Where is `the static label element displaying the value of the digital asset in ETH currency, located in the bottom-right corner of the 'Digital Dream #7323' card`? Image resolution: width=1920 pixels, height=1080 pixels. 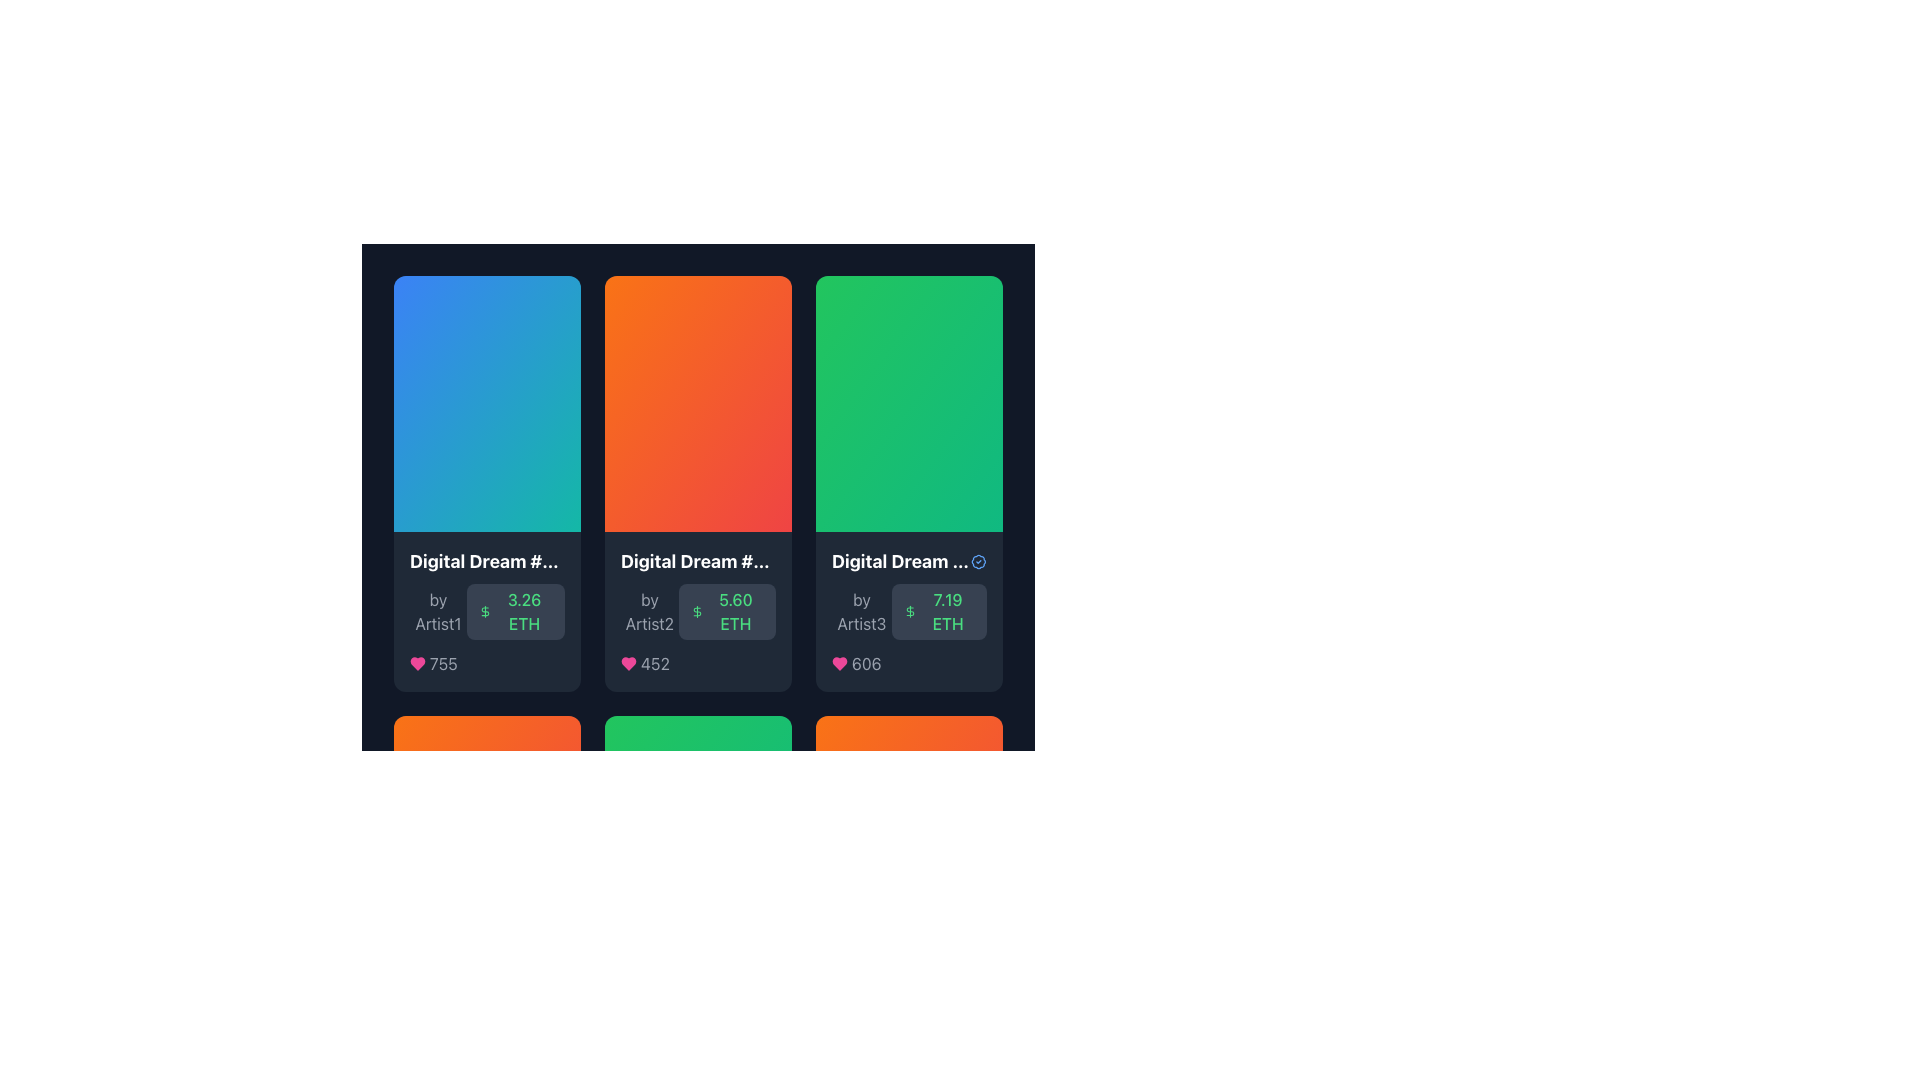 the static label element displaying the value of the digital asset in ETH currency, located in the bottom-right corner of the 'Digital Dream #7323' card is located at coordinates (698, 611).